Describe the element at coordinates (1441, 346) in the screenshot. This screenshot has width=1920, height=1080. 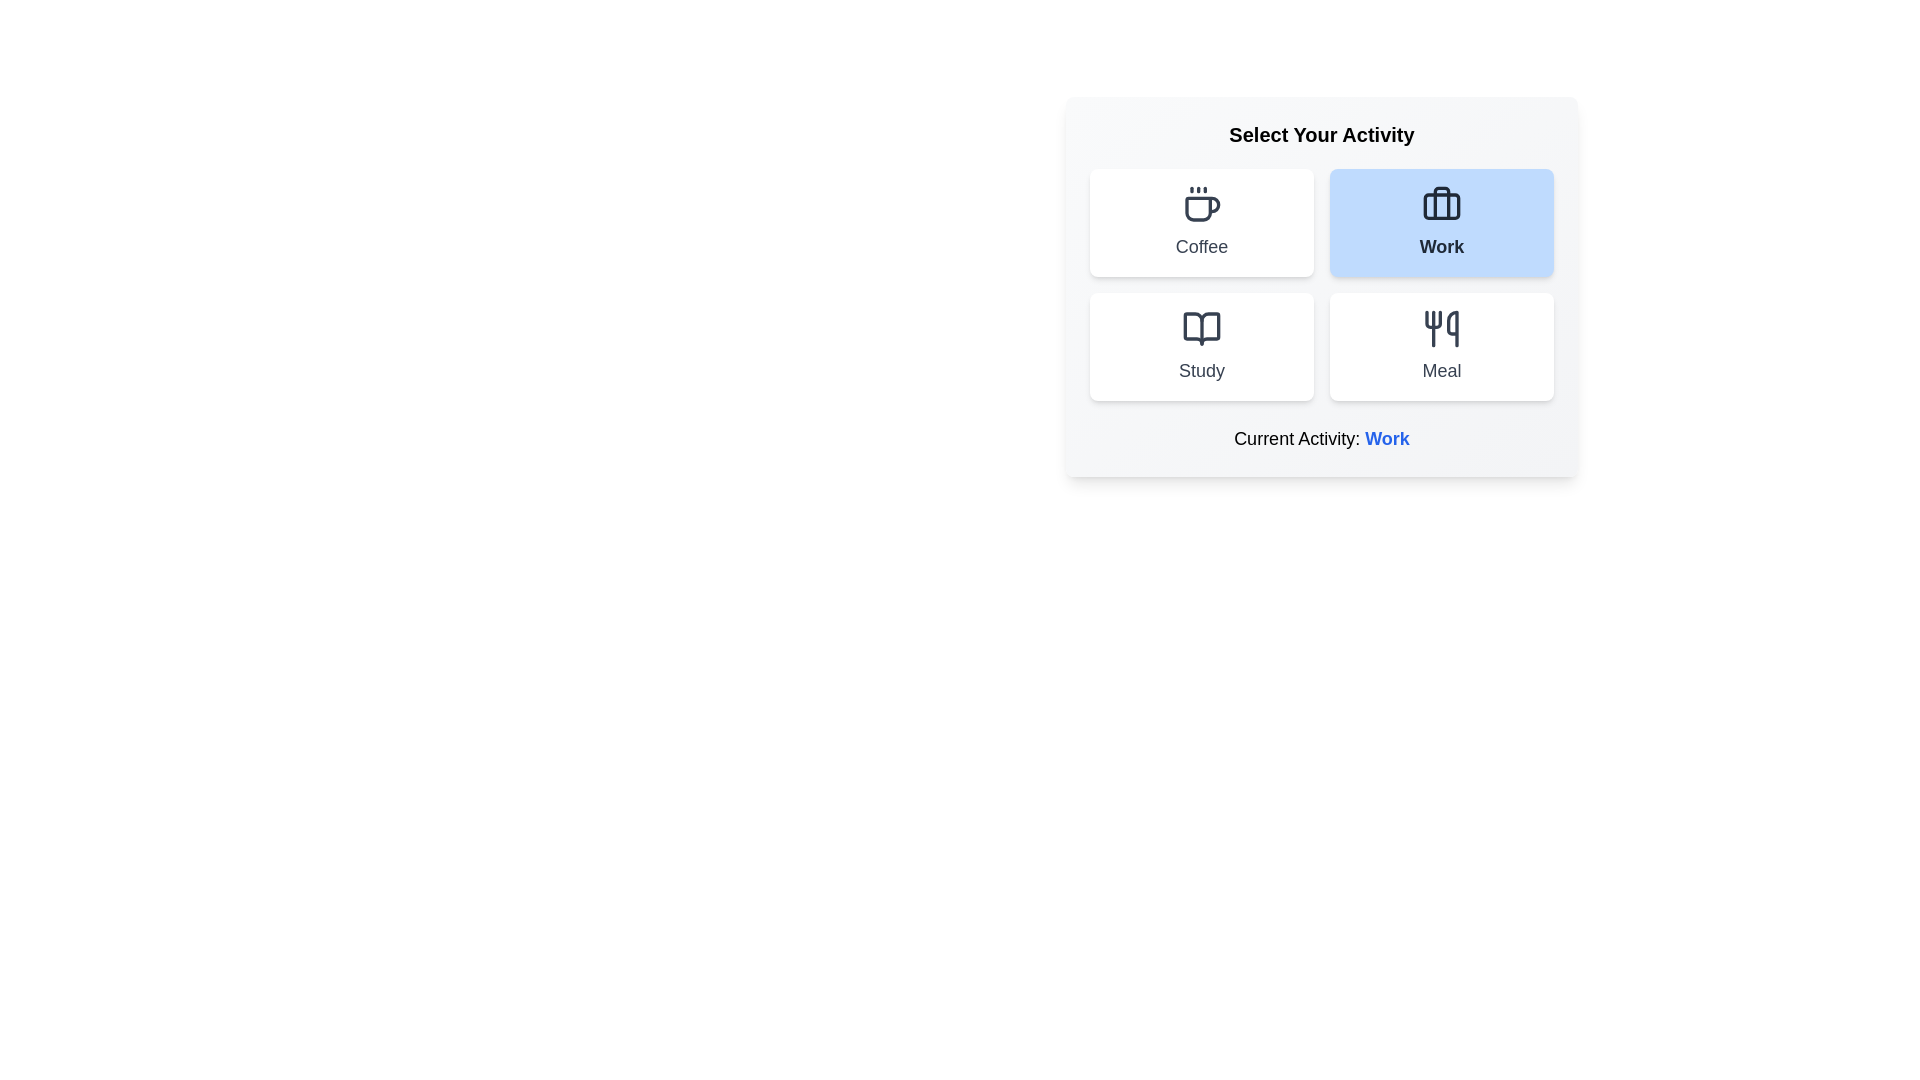
I see `the activity button labeled Meal` at that location.